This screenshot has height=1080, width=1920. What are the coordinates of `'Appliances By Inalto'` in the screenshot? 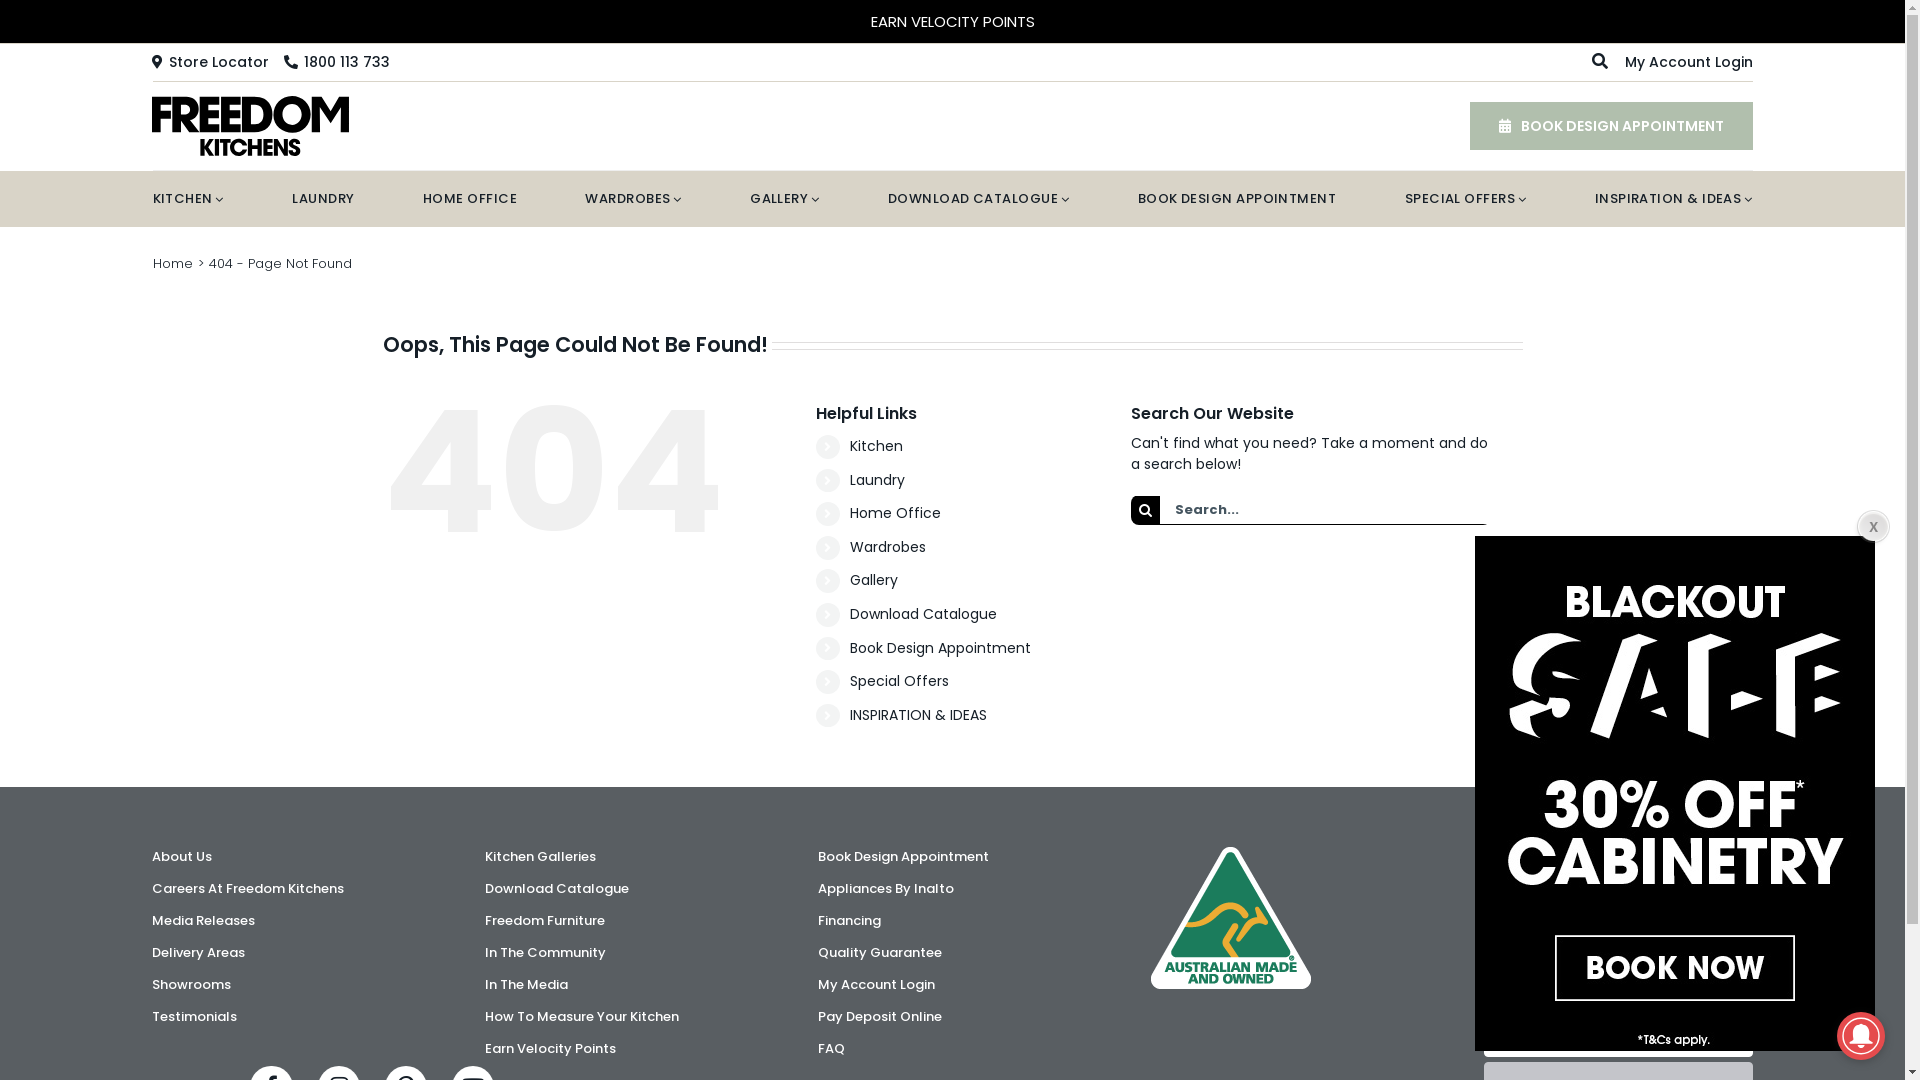 It's located at (951, 887).